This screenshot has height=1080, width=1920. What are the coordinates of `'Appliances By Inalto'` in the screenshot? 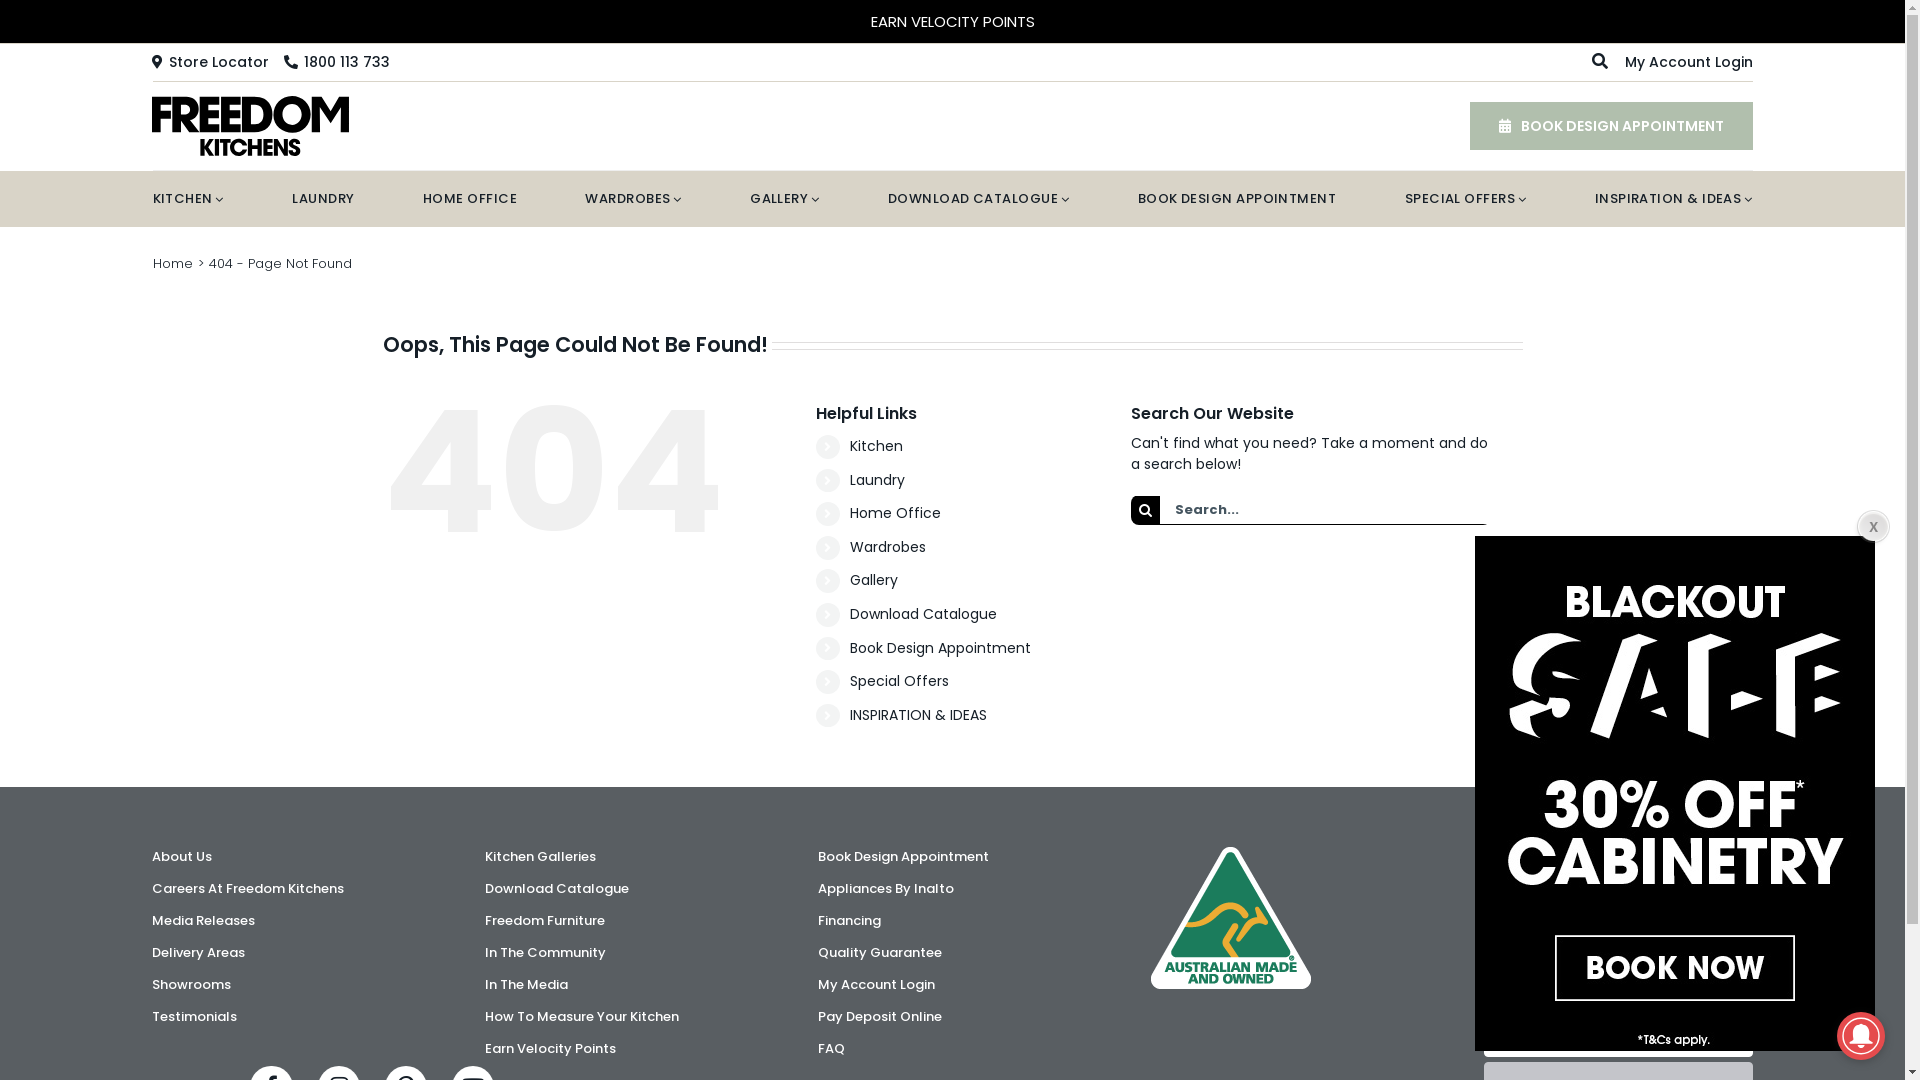 It's located at (951, 887).